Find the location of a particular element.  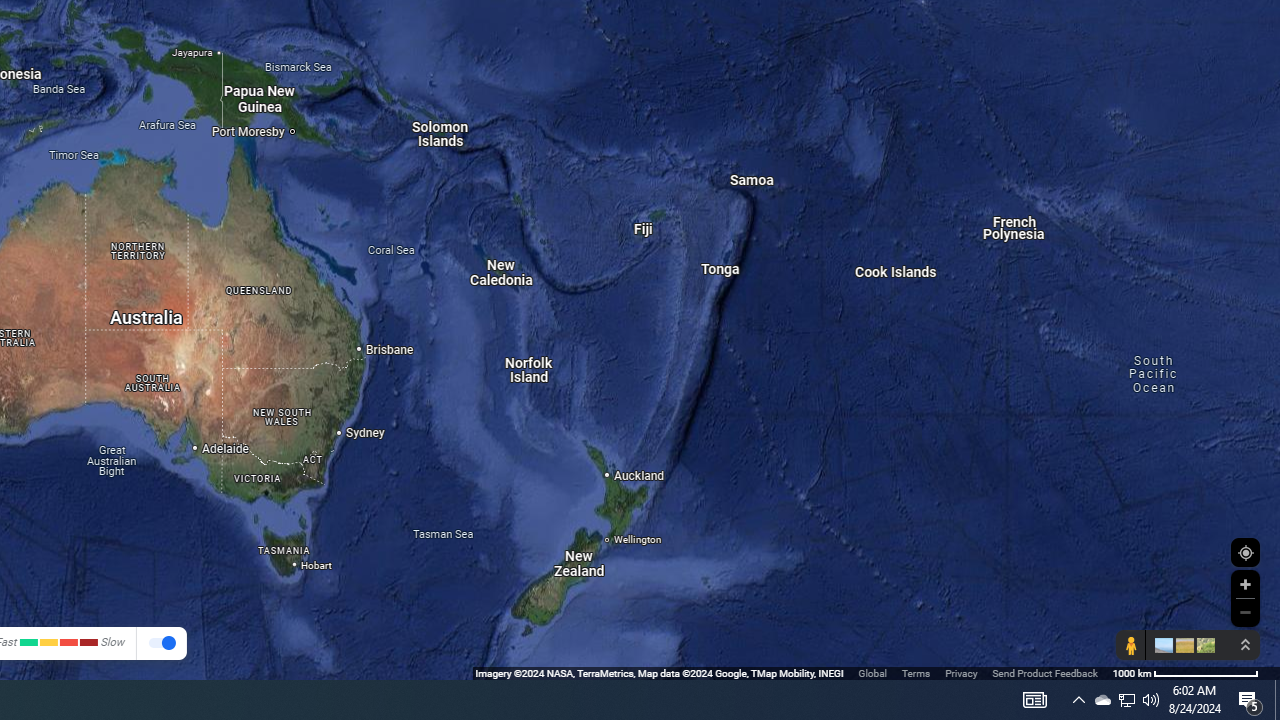

'Send Product Feedback' is located at coordinates (1044, 673).